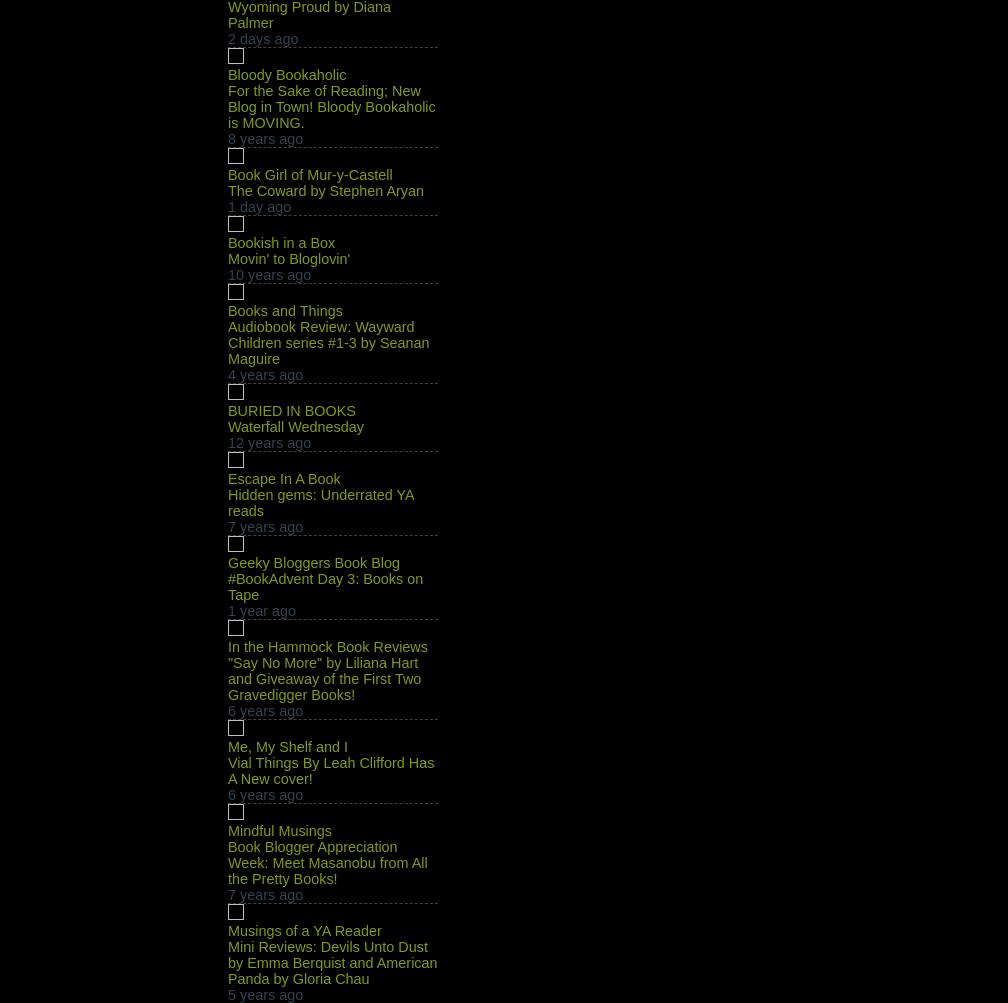 The height and width of the screenshot is (1003, 1008). I want to click on '12 years ago', so click(269, 443).